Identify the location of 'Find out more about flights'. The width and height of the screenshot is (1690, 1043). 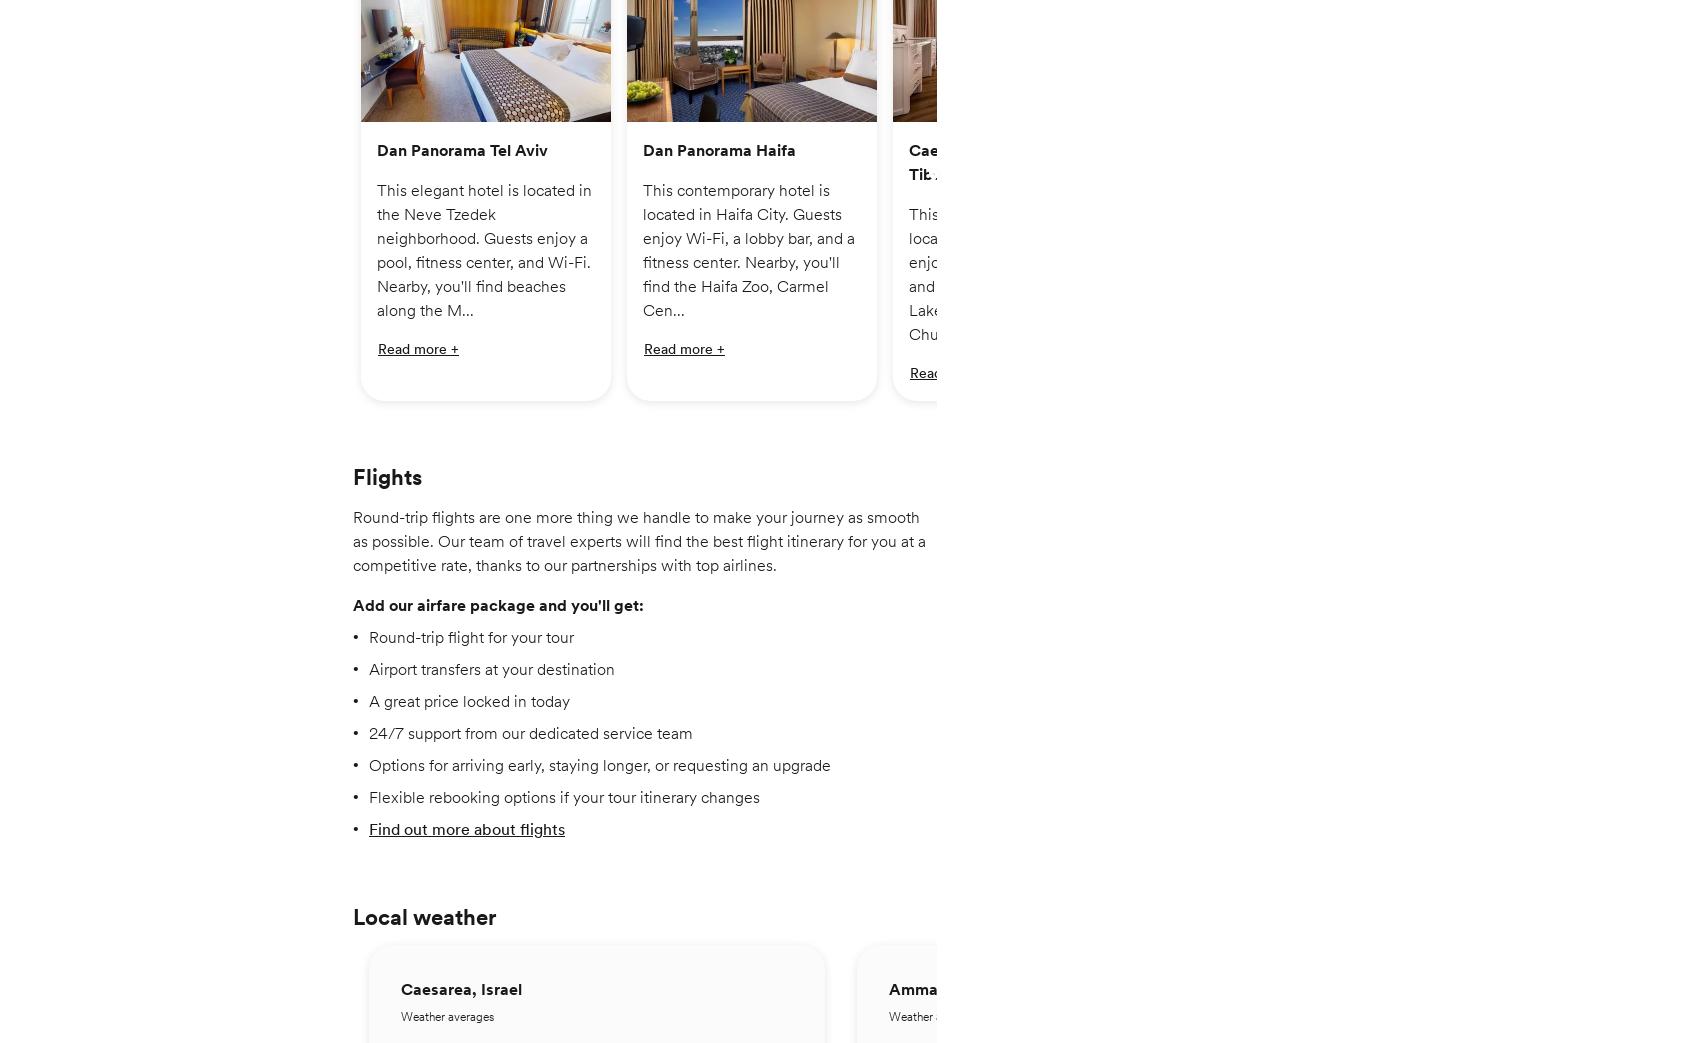
(367, 840).